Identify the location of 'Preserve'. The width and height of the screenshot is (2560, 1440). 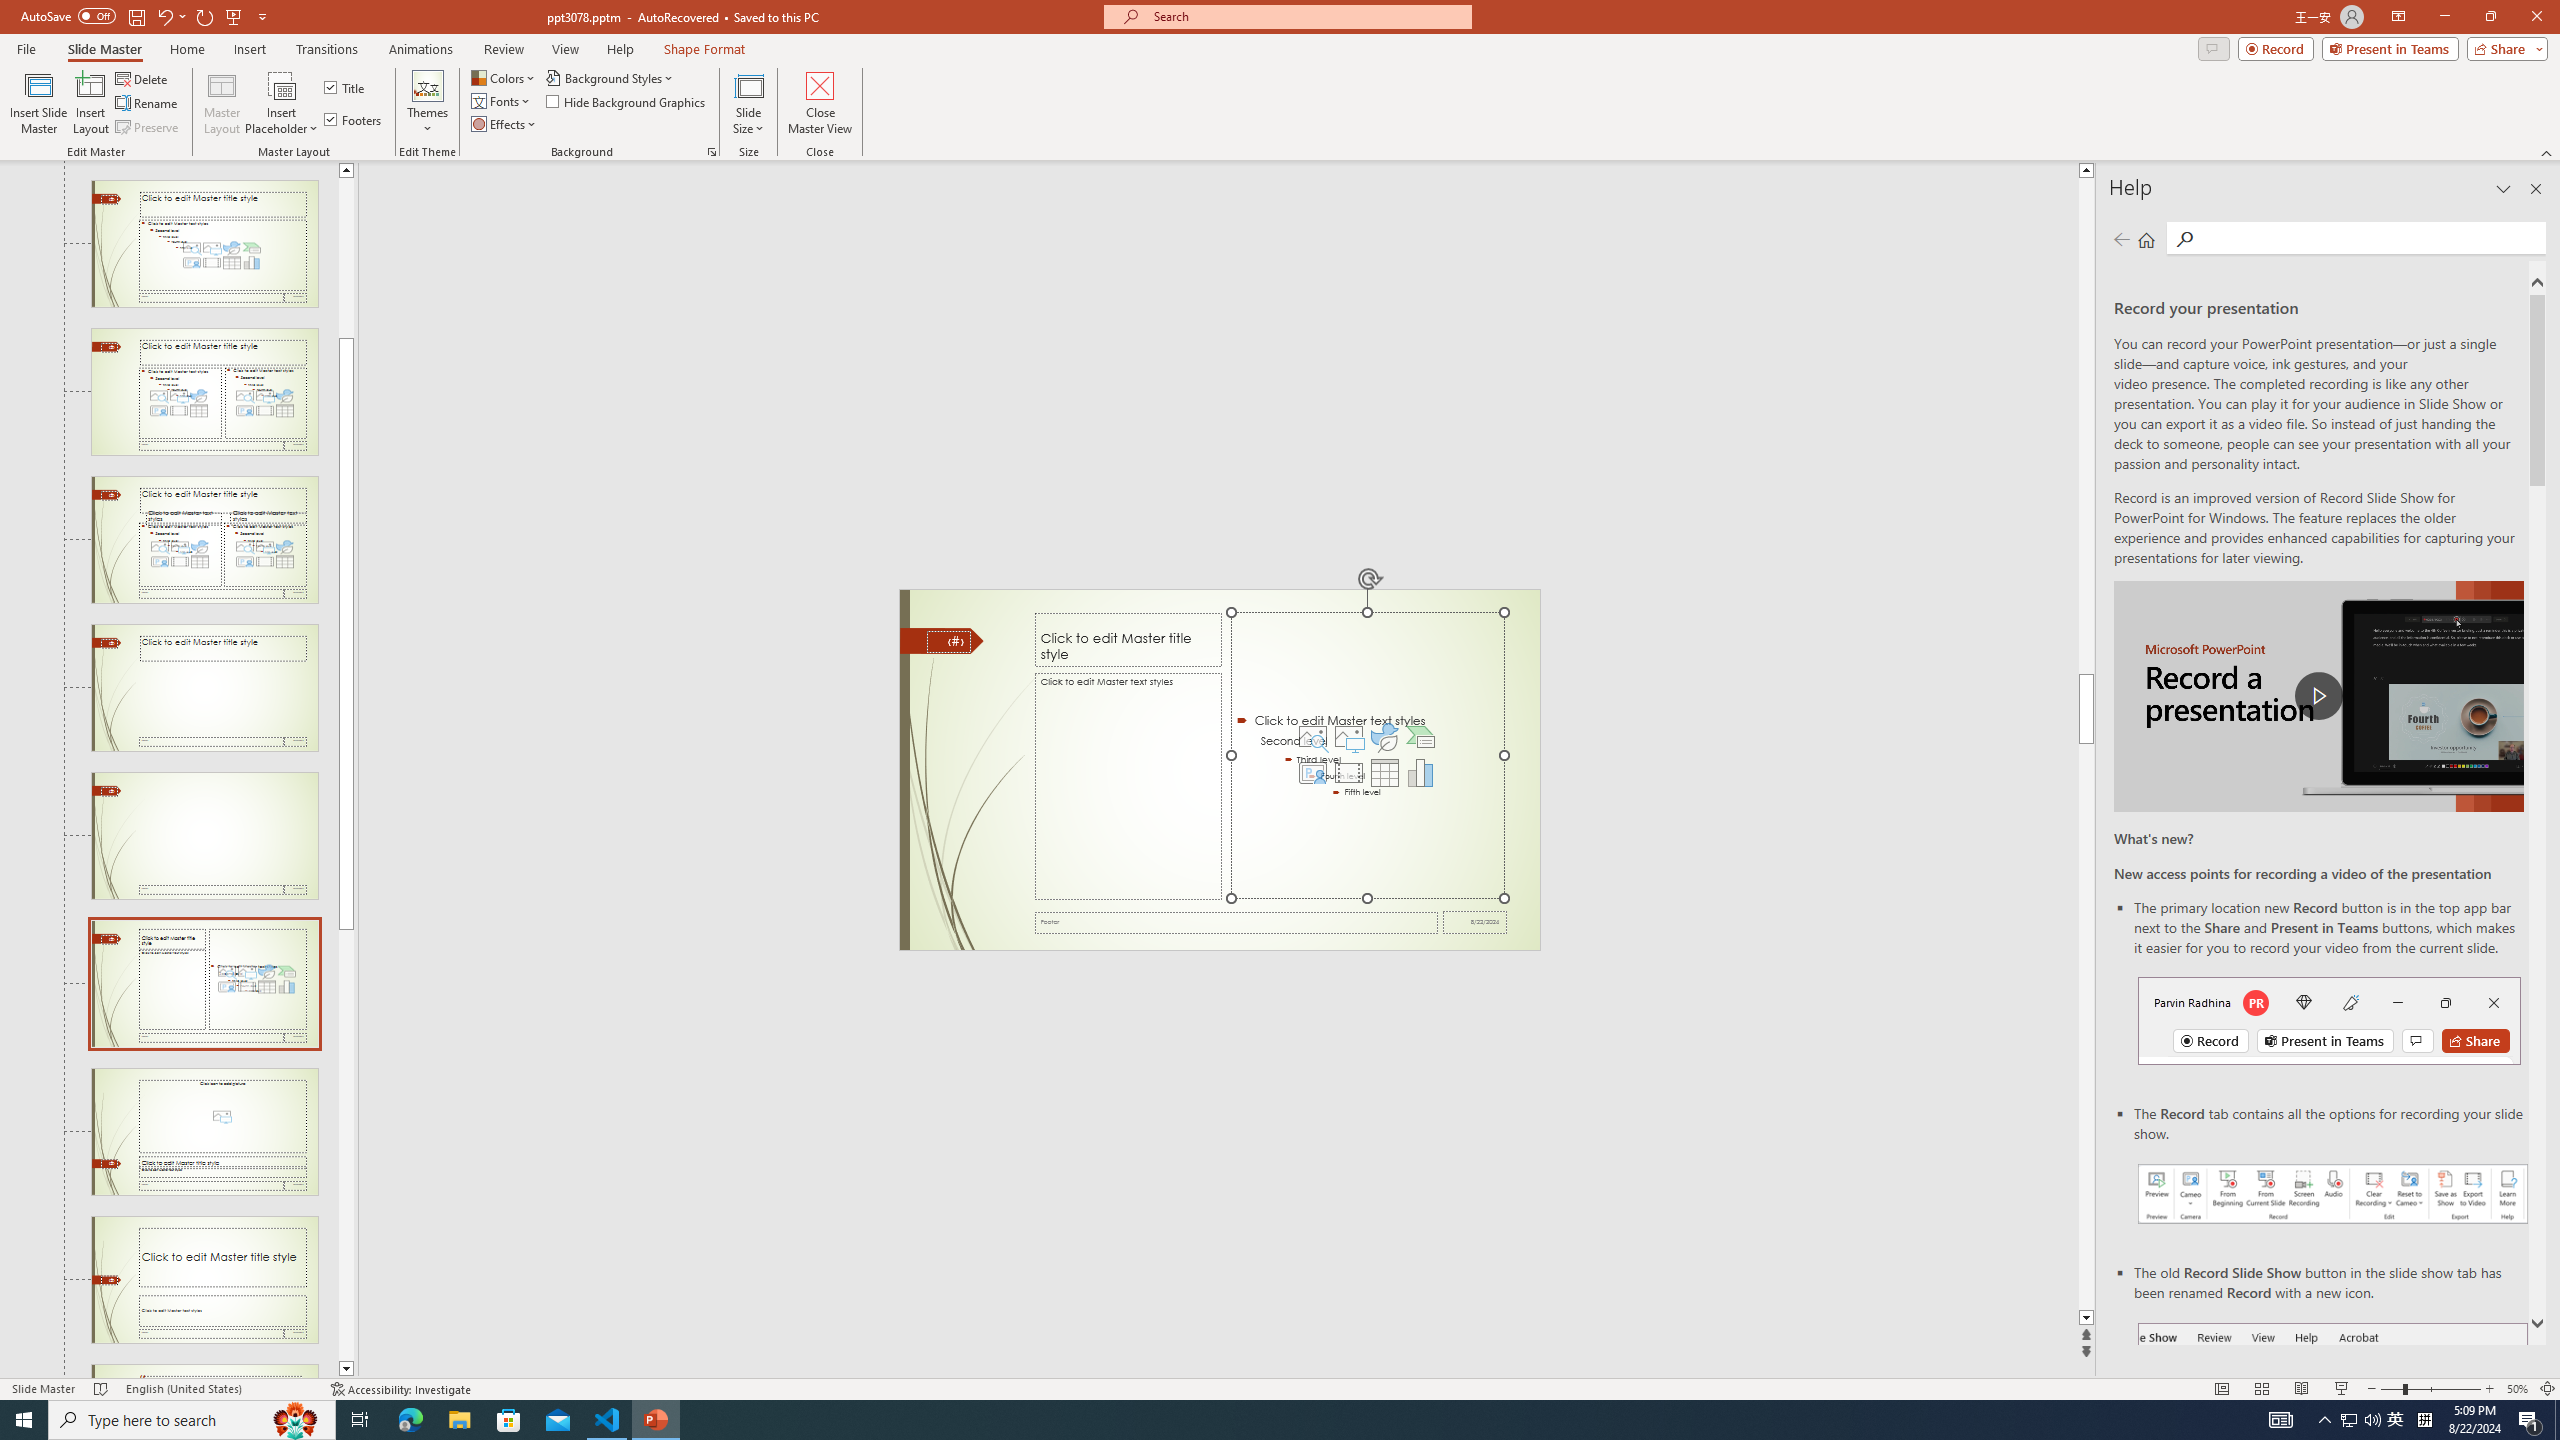
(147, 127).